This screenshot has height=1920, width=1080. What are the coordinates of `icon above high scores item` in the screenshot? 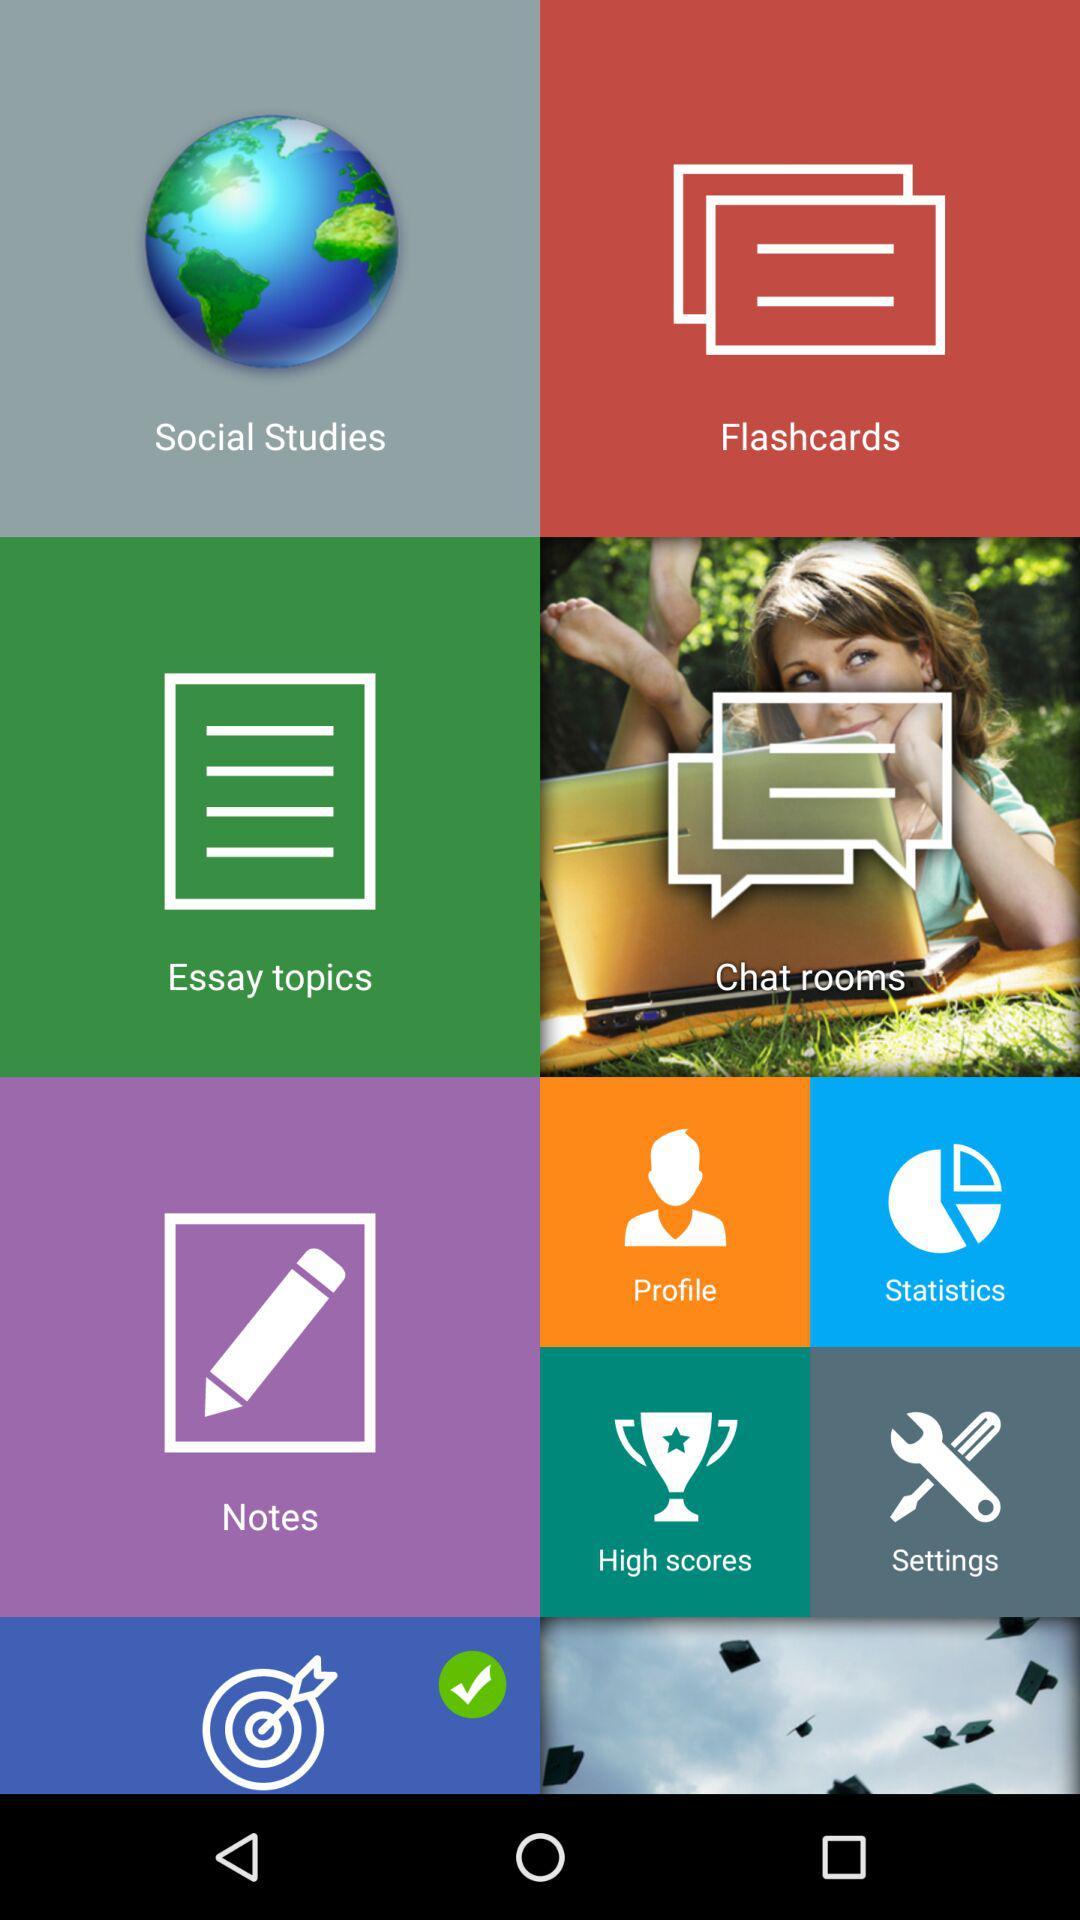 It's located at (675, 1211).